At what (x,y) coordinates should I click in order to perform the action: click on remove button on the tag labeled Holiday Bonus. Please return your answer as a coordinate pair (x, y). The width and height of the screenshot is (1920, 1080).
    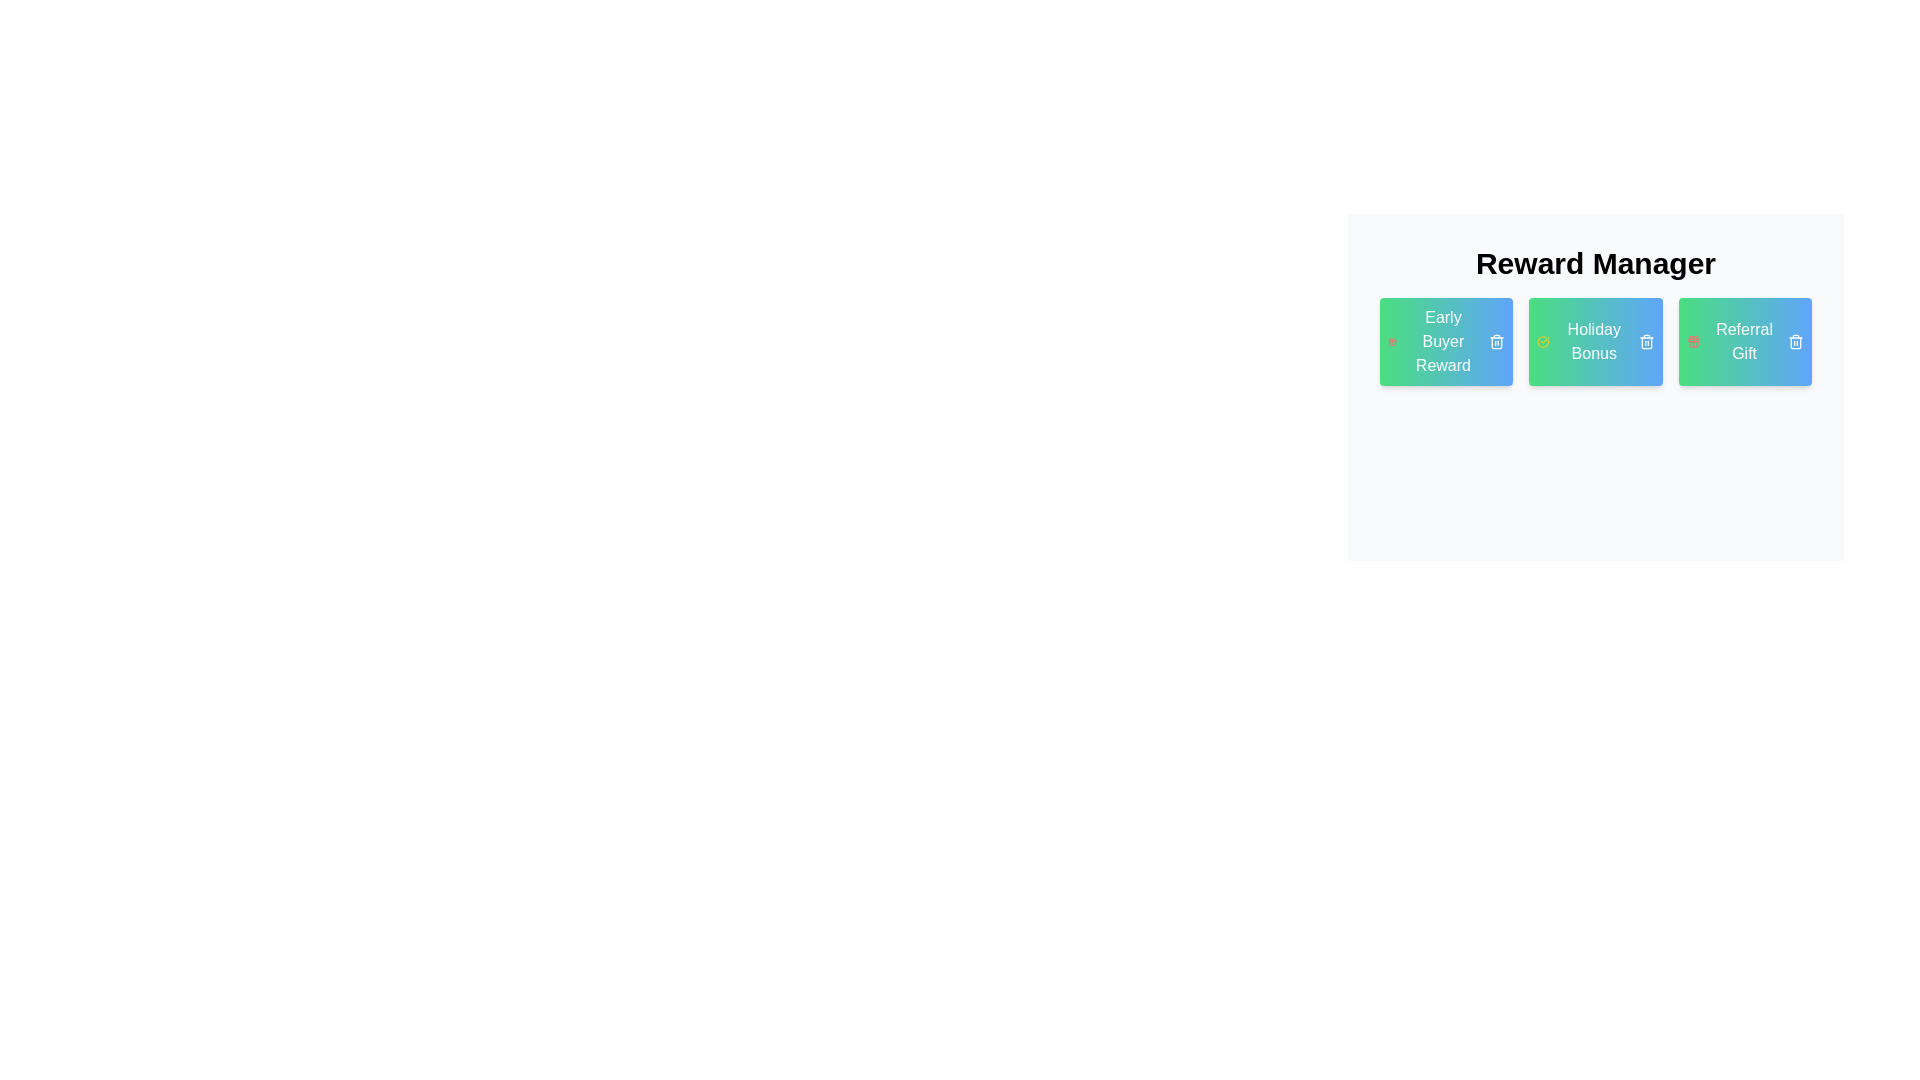
    Looking at the image, I should click on (1646, 341).